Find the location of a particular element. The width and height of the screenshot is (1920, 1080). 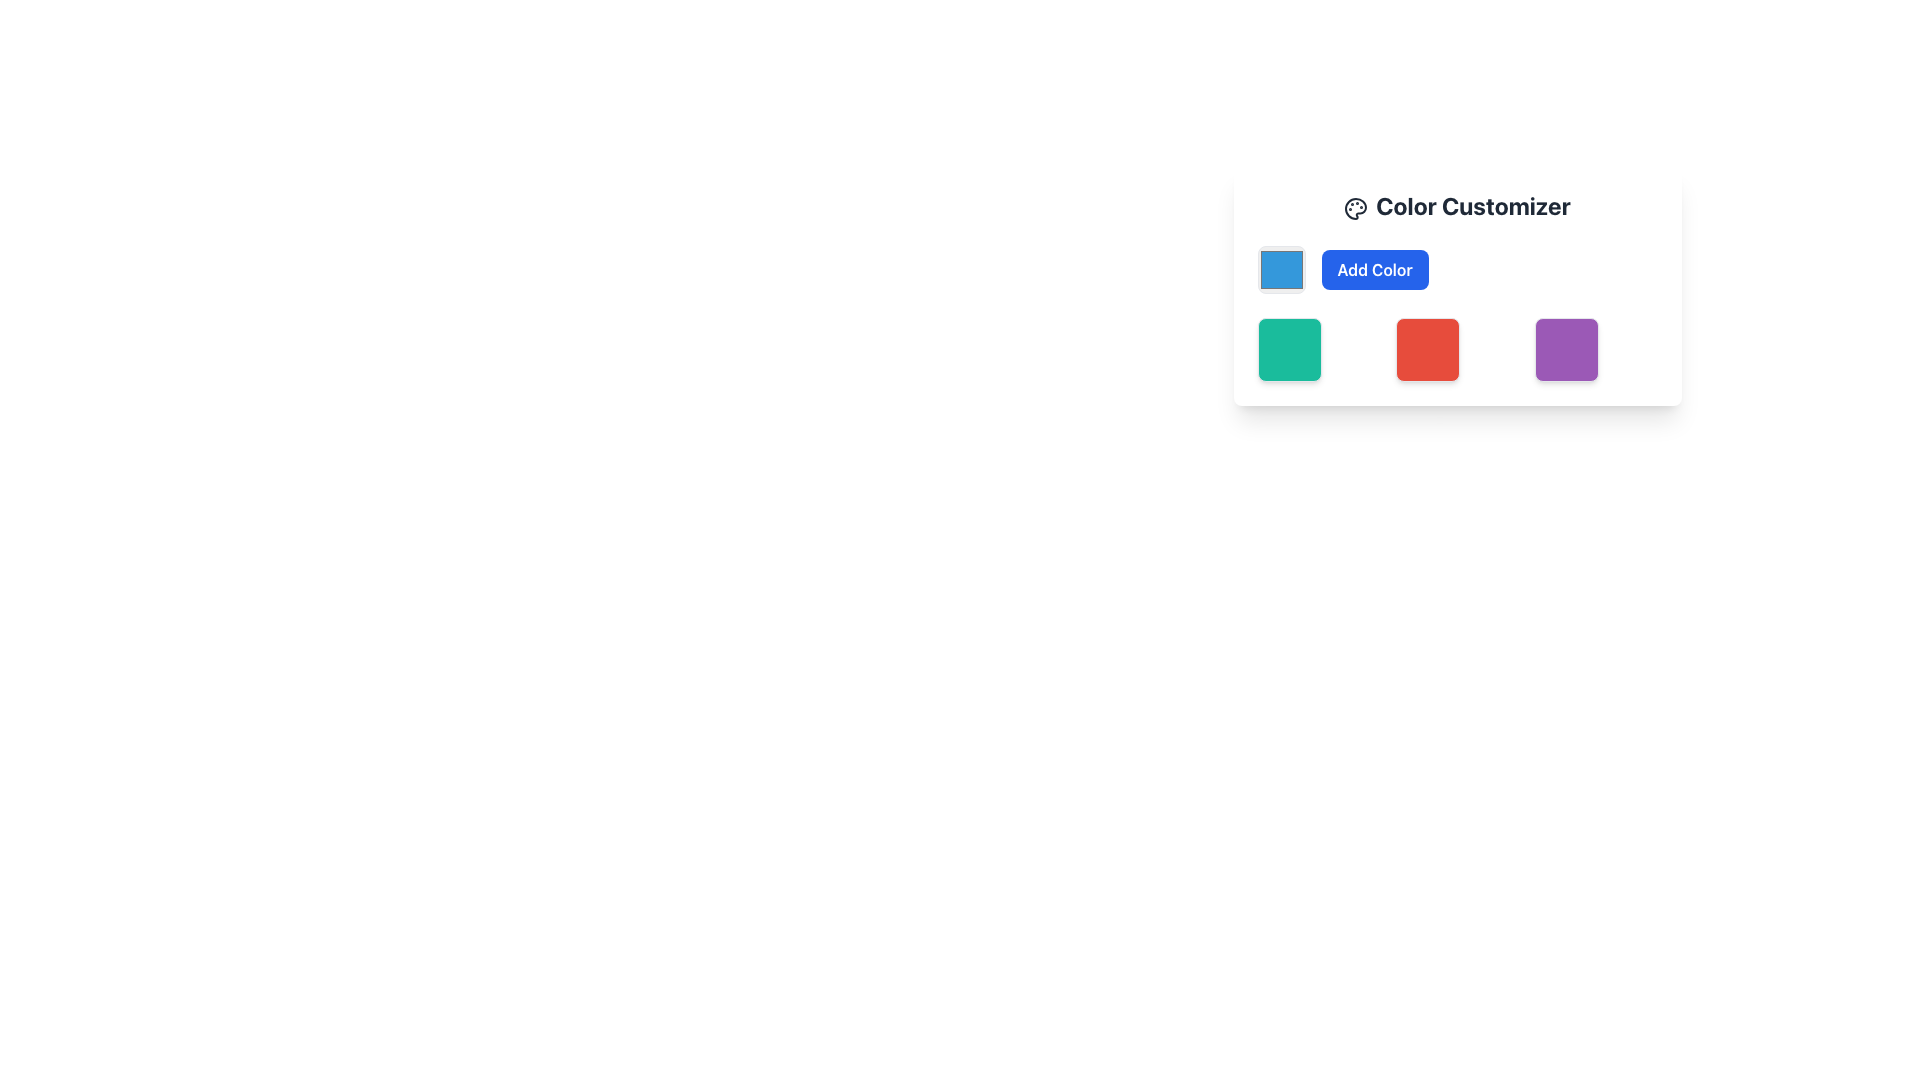

the third square in the row of three color squares at the bottom-right corner of the 'Color Customizer' interface is located at coordinates (1595, 349).